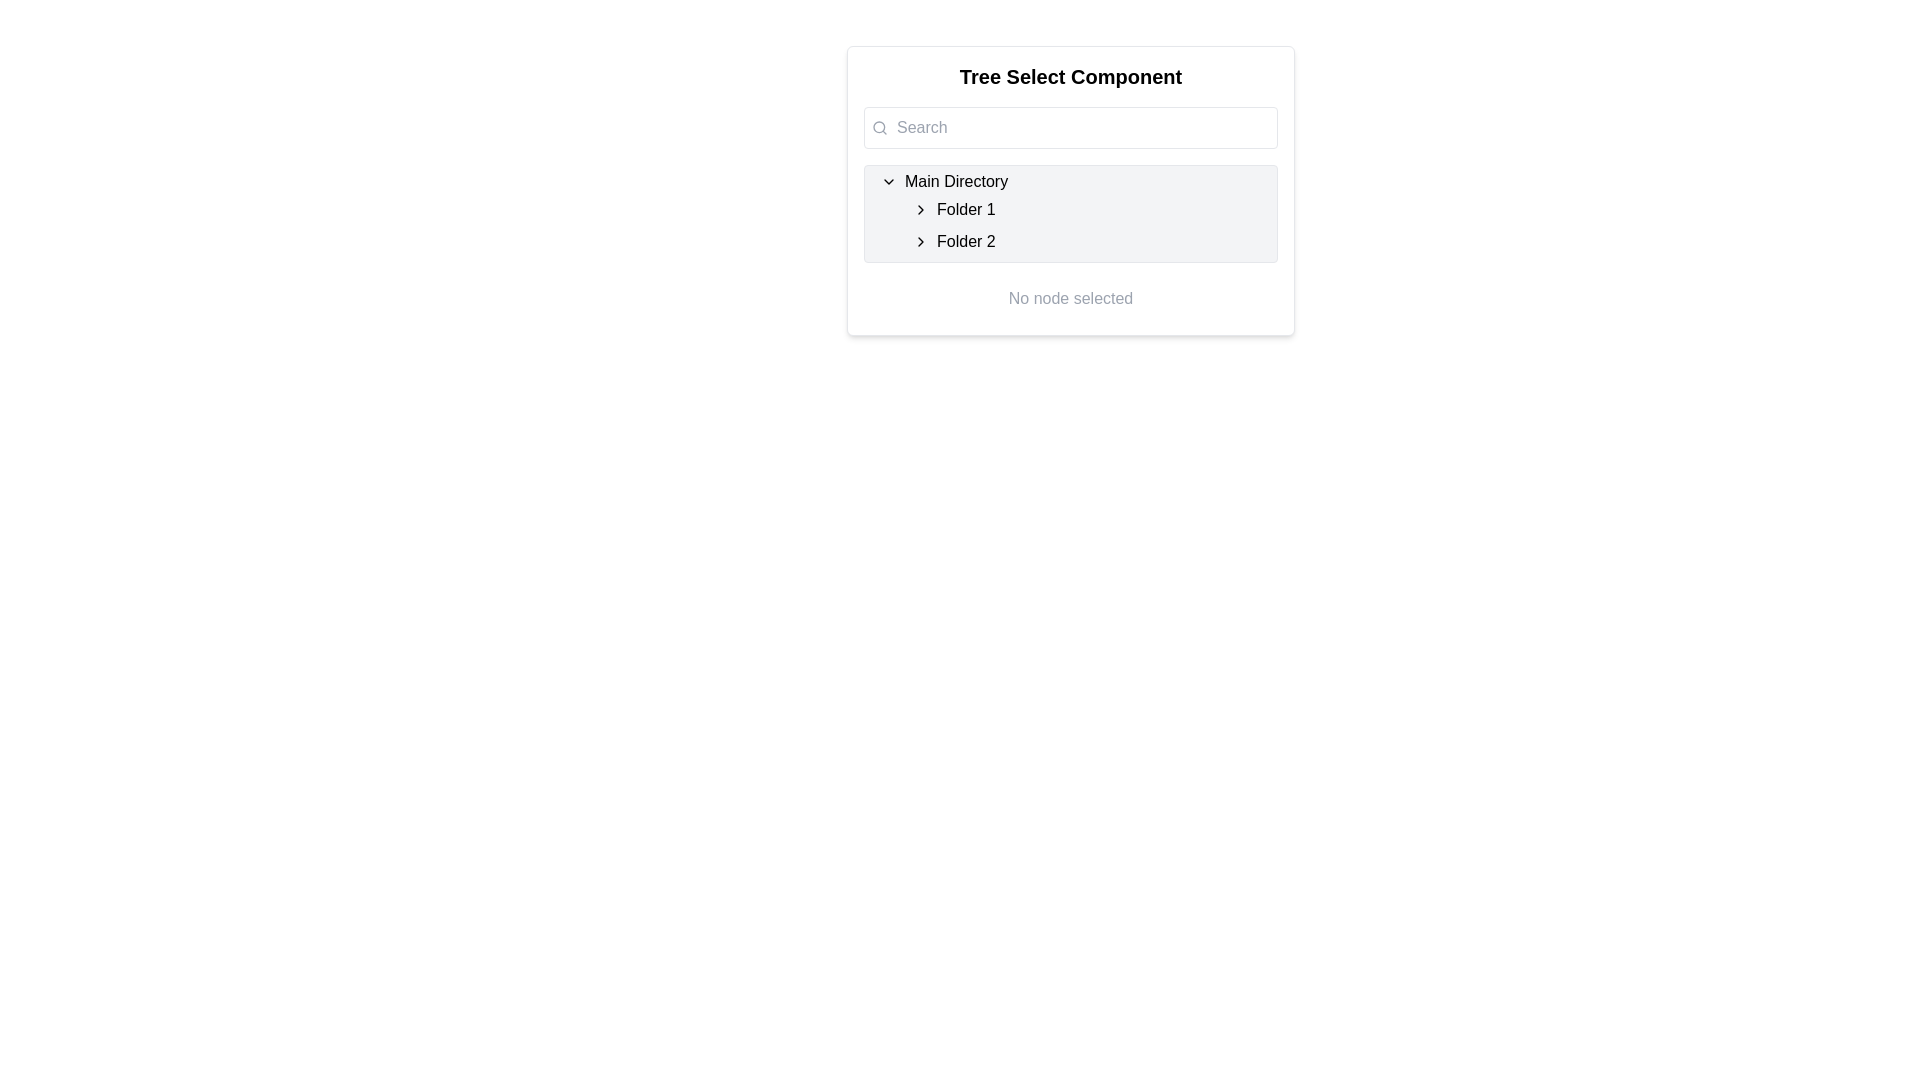  What do you see at coordinates (966, 241) in the screenshot?
I see `the text label displaying 'Folder 2' in black font, which is positioned within the second folder entry under the 'Main Directory' node in a tree view` at bounding box center [966, 241].